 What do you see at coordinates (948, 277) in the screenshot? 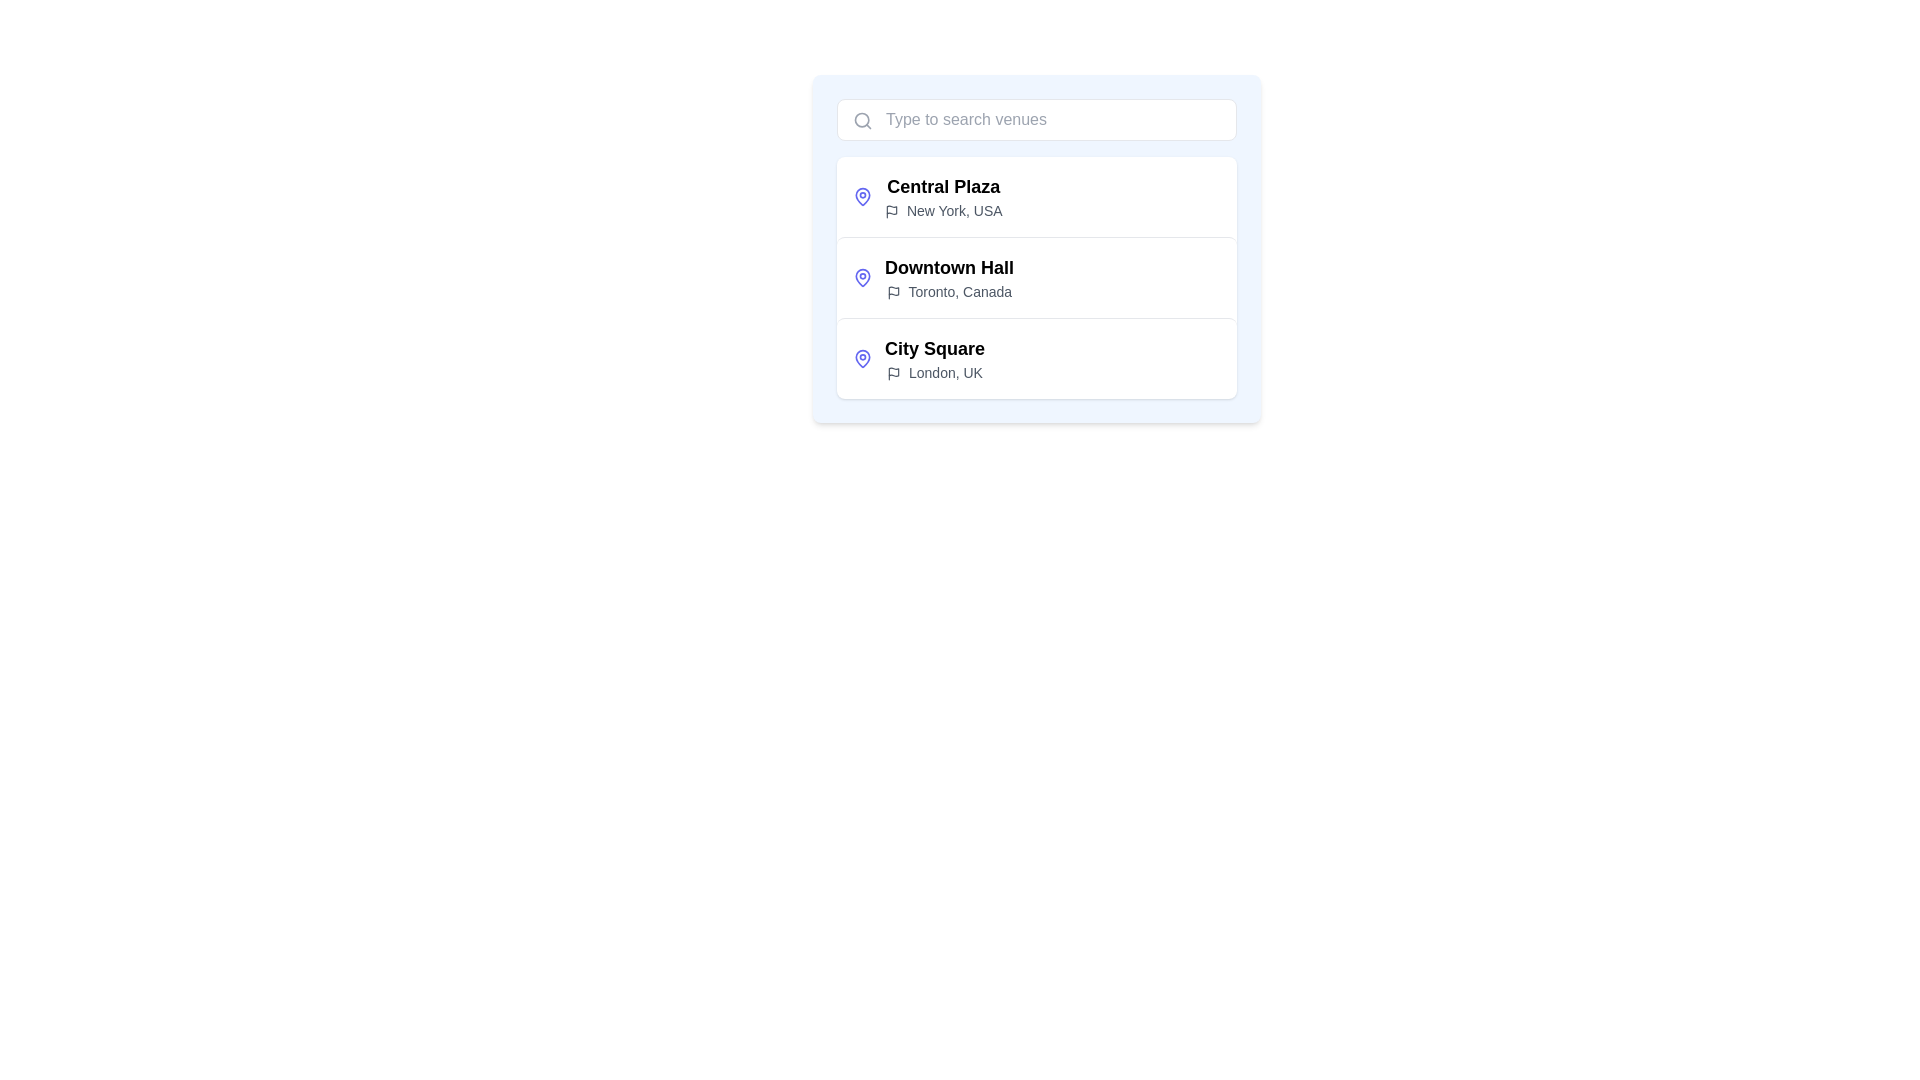
I see `the list item displaying 'Downtown Hall' located in Toronto, Canada, which is the second entry in the vertical list of venue options` at bounding box center [948, 277].